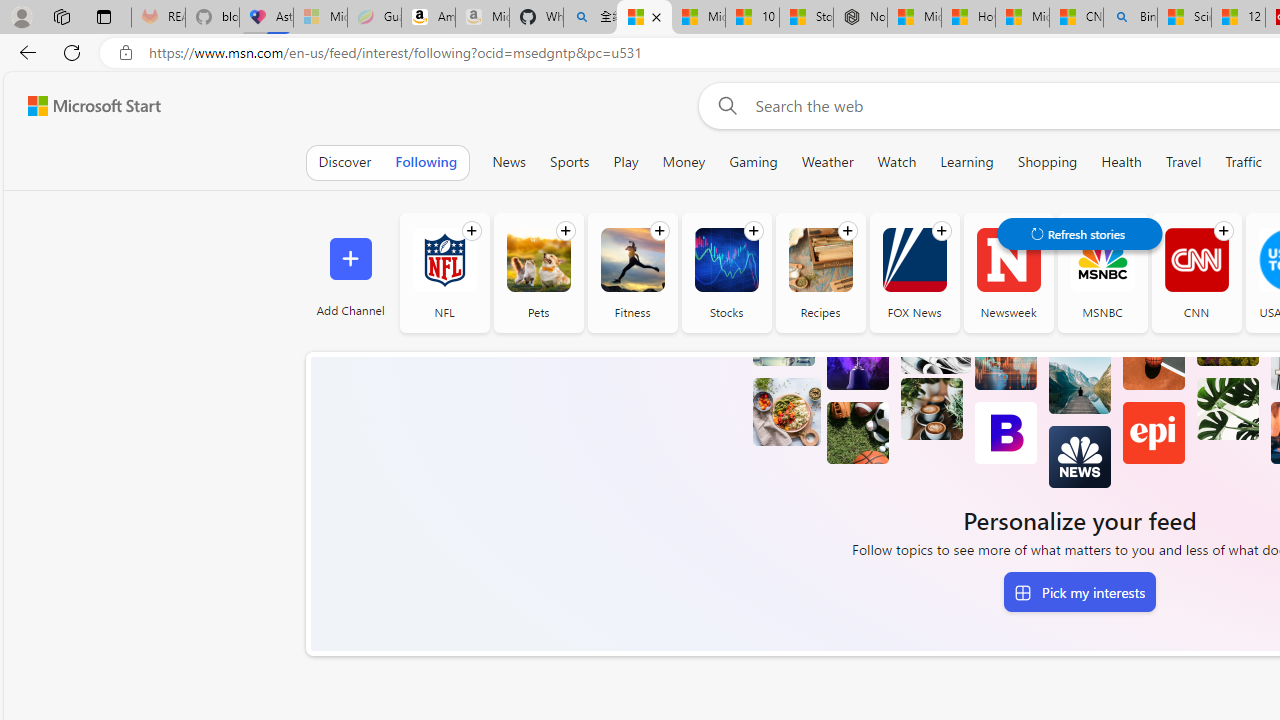 This screenshot has height=720, width=1280. What do you see at coordinates (350, 272) in the screenshot?
I see `'Add Channel'` at bounding box center [350, 272].